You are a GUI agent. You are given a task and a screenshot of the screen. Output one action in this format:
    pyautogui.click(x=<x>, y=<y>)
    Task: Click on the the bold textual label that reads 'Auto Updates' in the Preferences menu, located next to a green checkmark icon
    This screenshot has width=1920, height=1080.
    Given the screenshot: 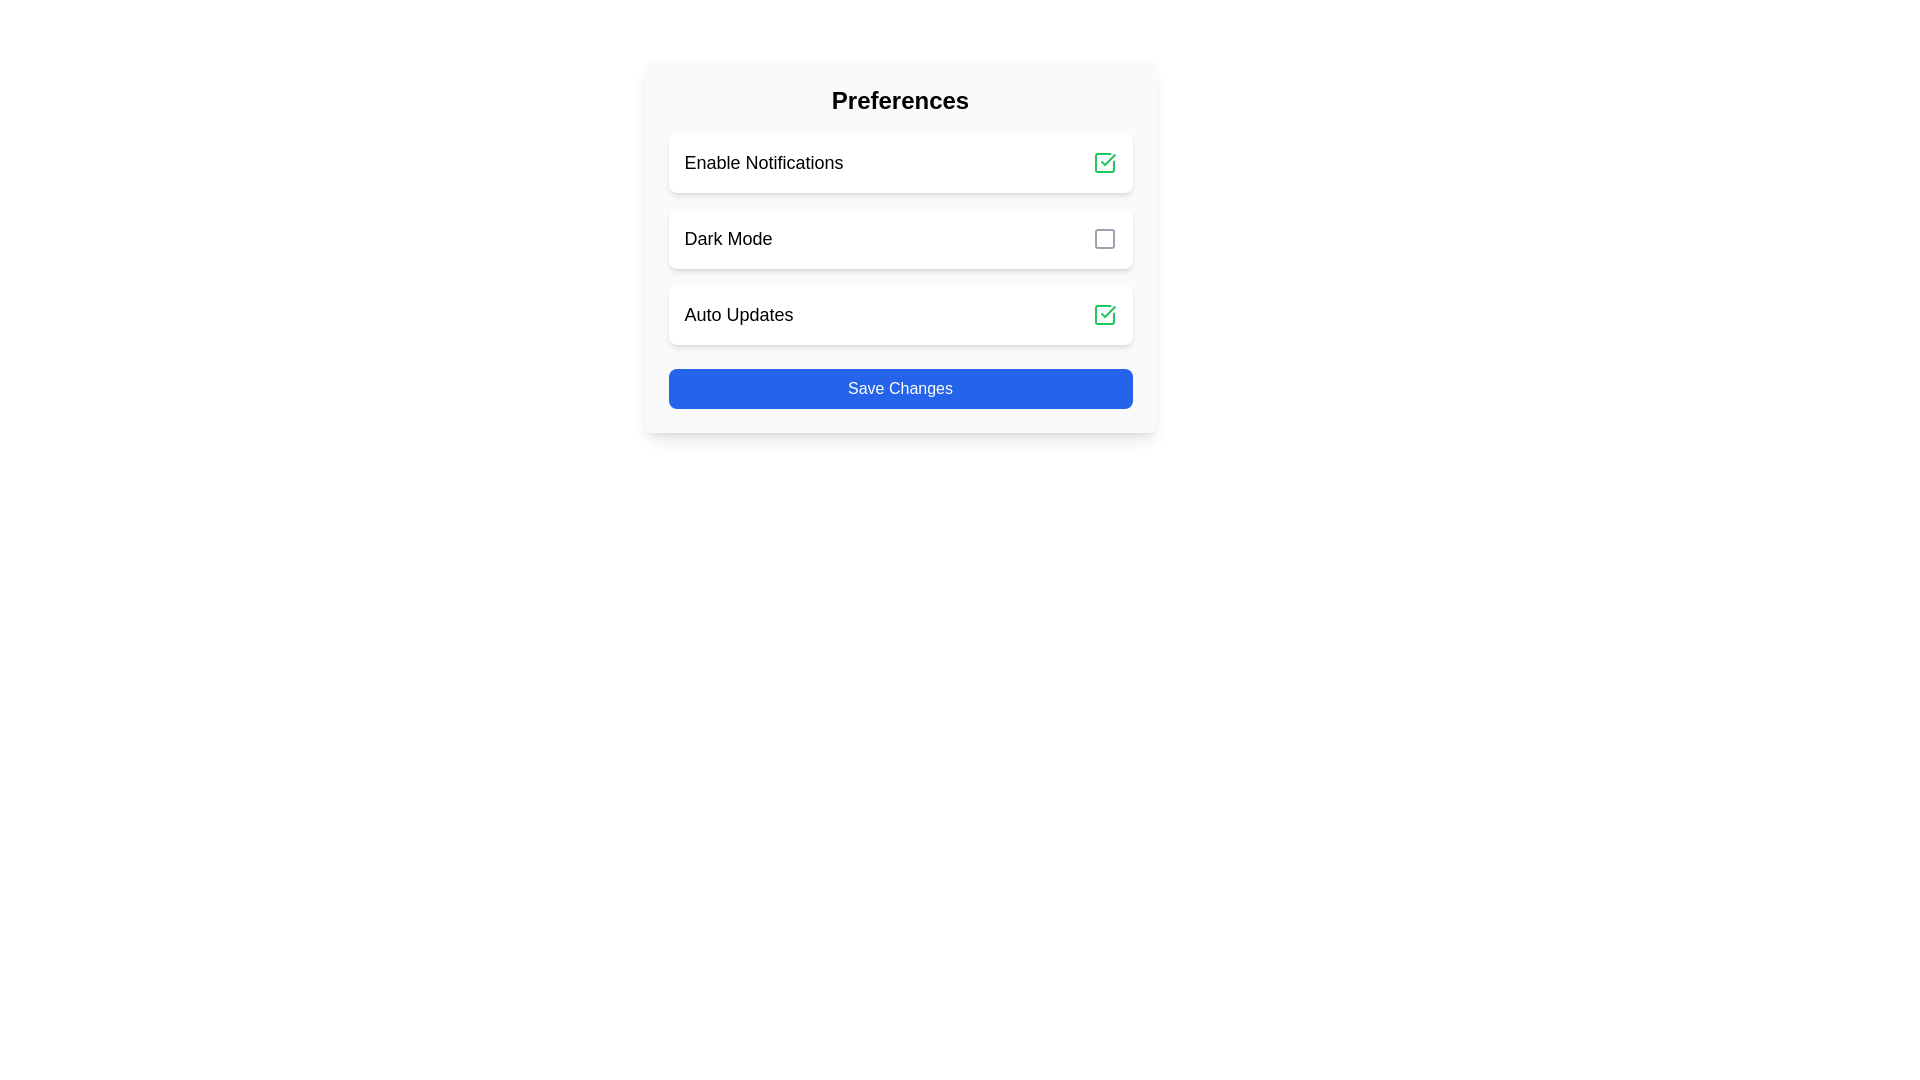 What is the action you would take?
    pyautogui.click(x=738, y=315)
    